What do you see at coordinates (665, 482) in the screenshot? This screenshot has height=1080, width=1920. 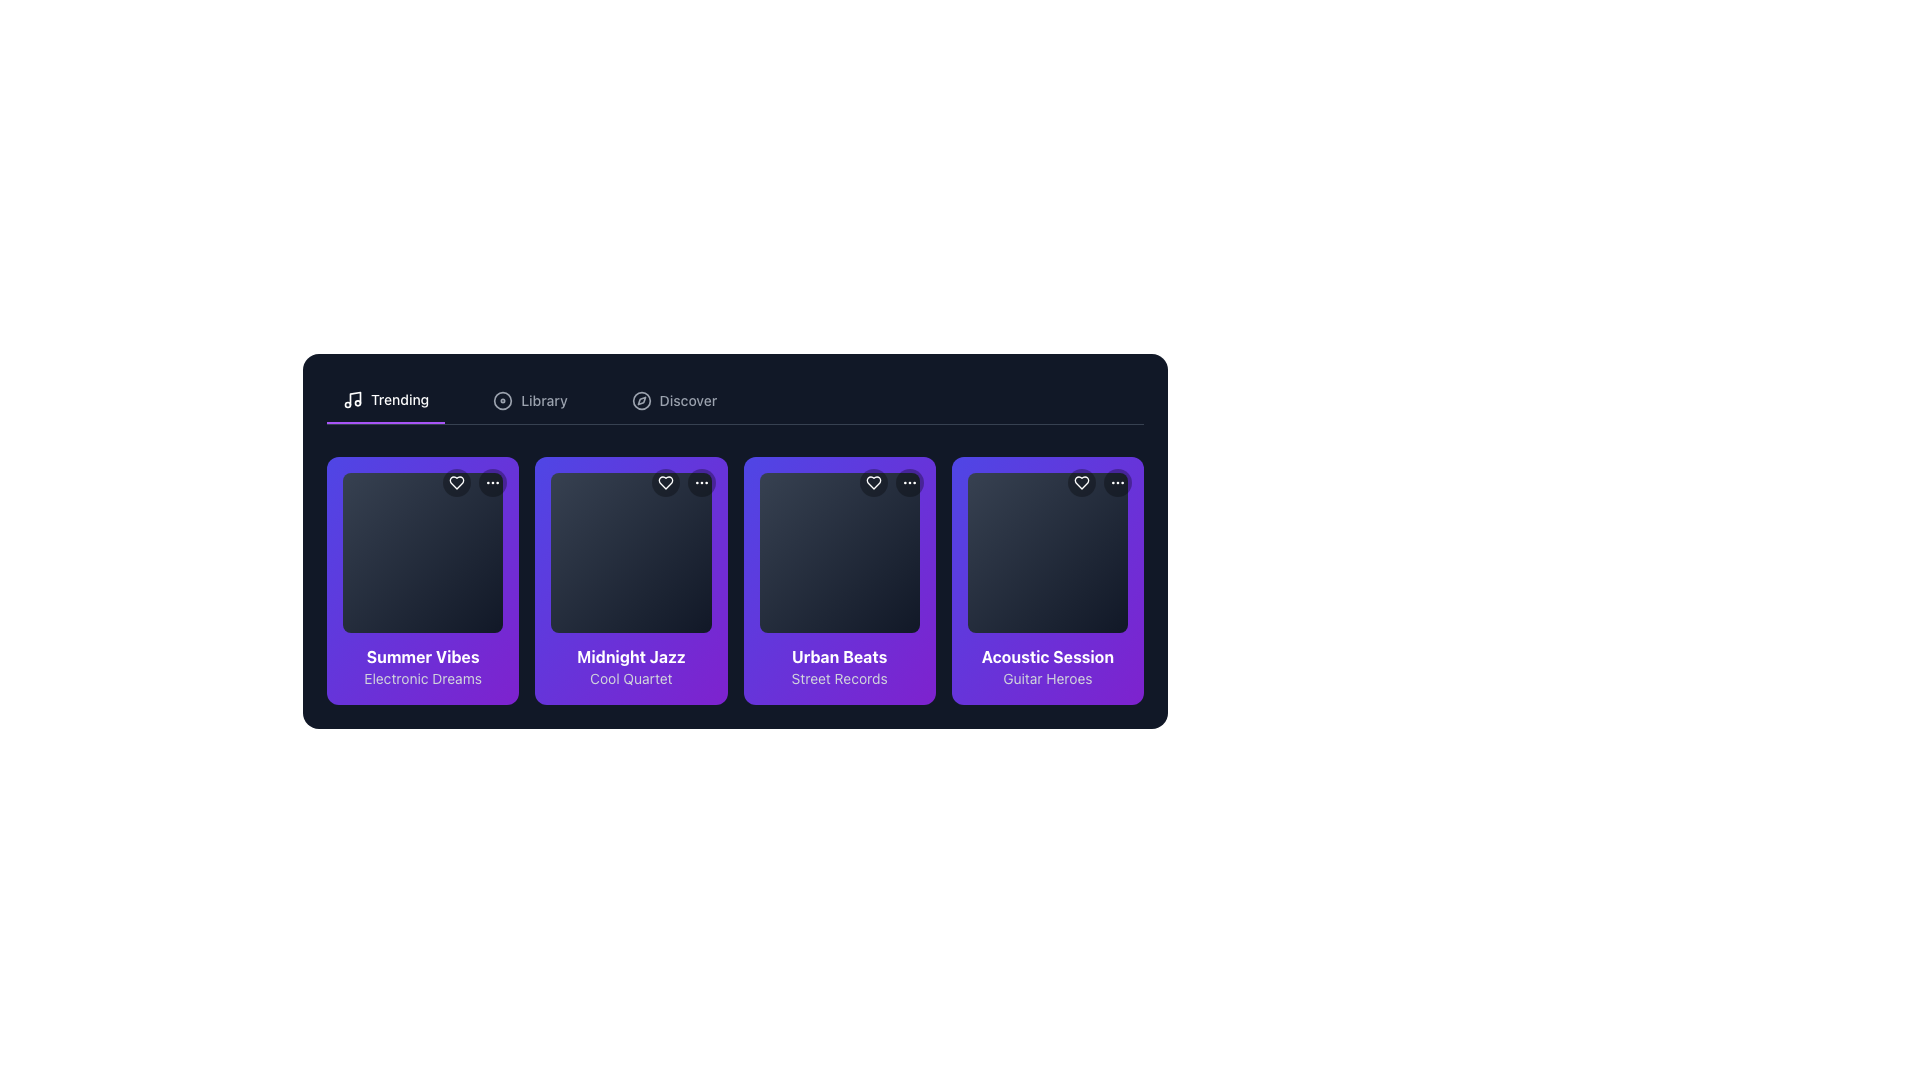 I see `the heart-shaped icon located in the top-right corner of the 'Midnight Jazz' card` at bounding box center [665, 482].